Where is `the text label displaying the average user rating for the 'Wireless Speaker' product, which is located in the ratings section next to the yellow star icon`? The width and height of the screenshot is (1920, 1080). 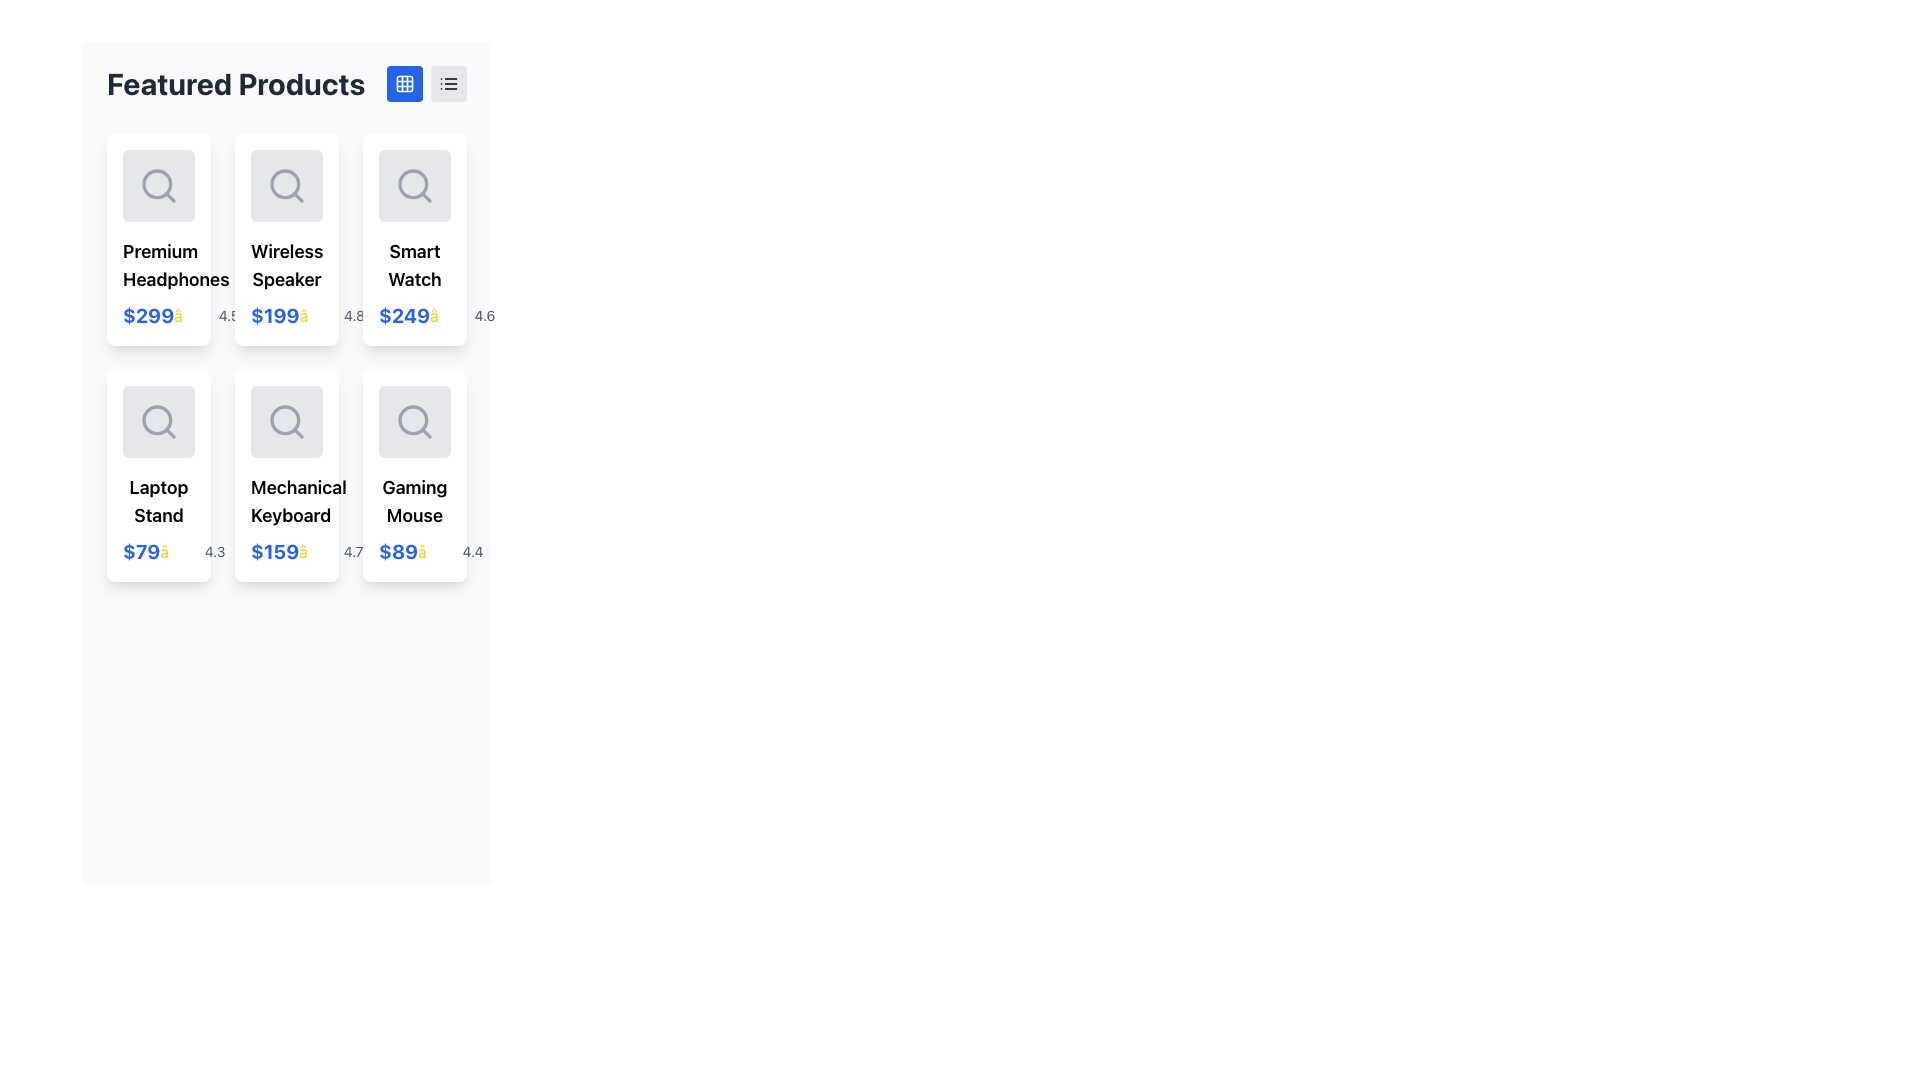 the text label displaying the average user rating for the 'Wireless Speaker' product, which is located in the ratings section next to the yellow star icon is located at coordinates (229, 315).